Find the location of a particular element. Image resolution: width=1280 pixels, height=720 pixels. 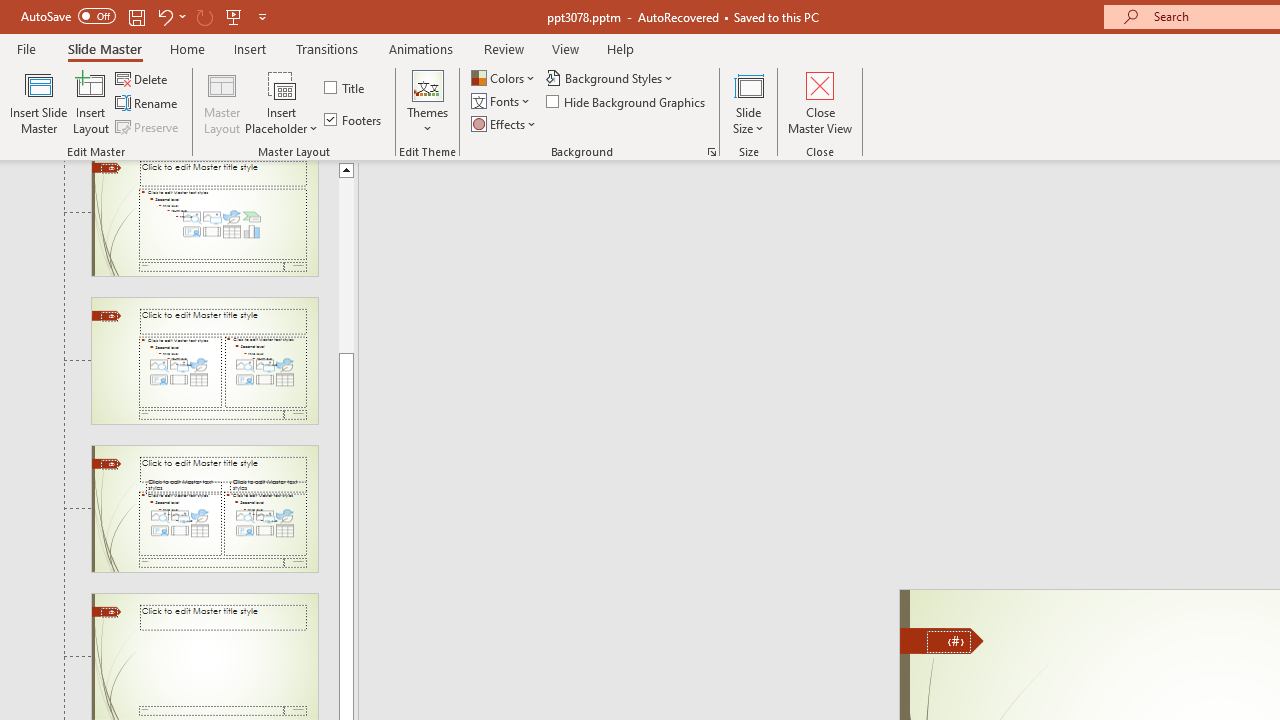

'Save' is located at coordinates (135, 16).